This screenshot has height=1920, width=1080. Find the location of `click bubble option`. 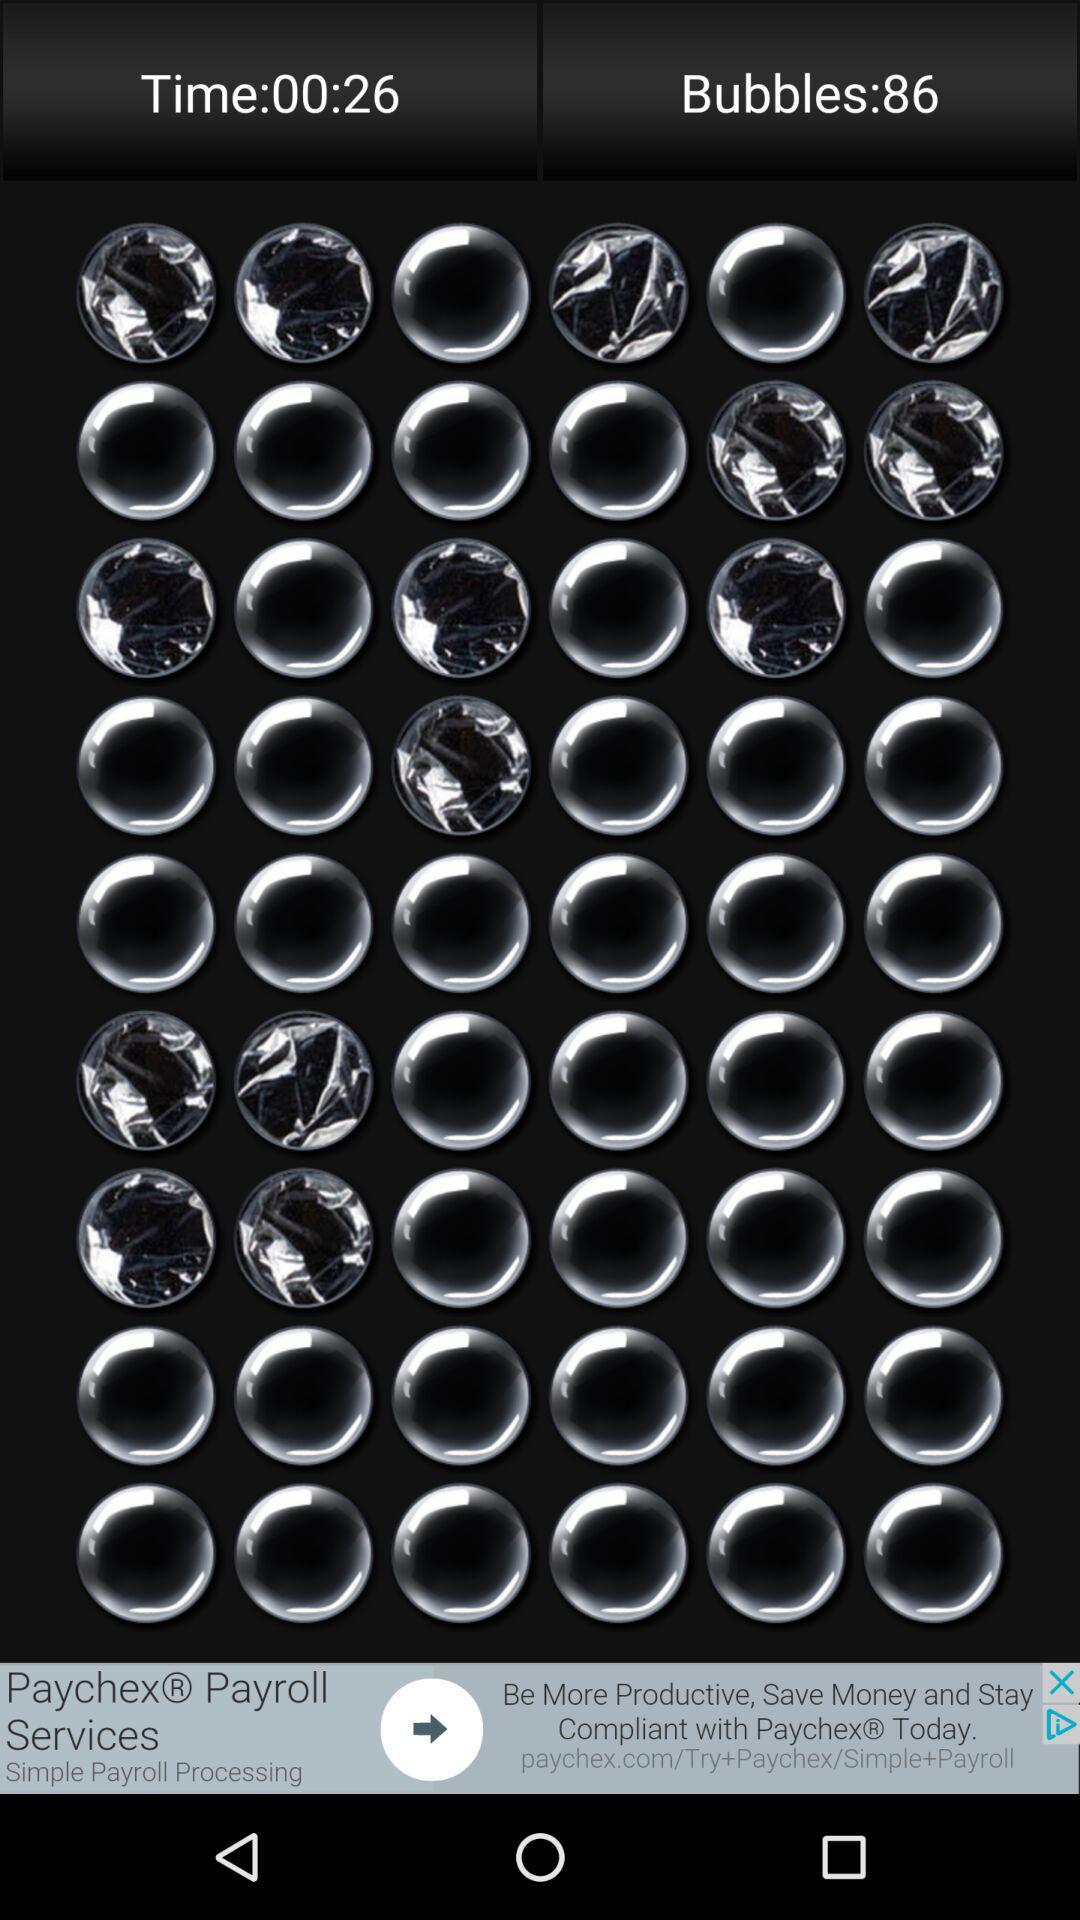

click bubble option is located at coordinates (933, 1552).